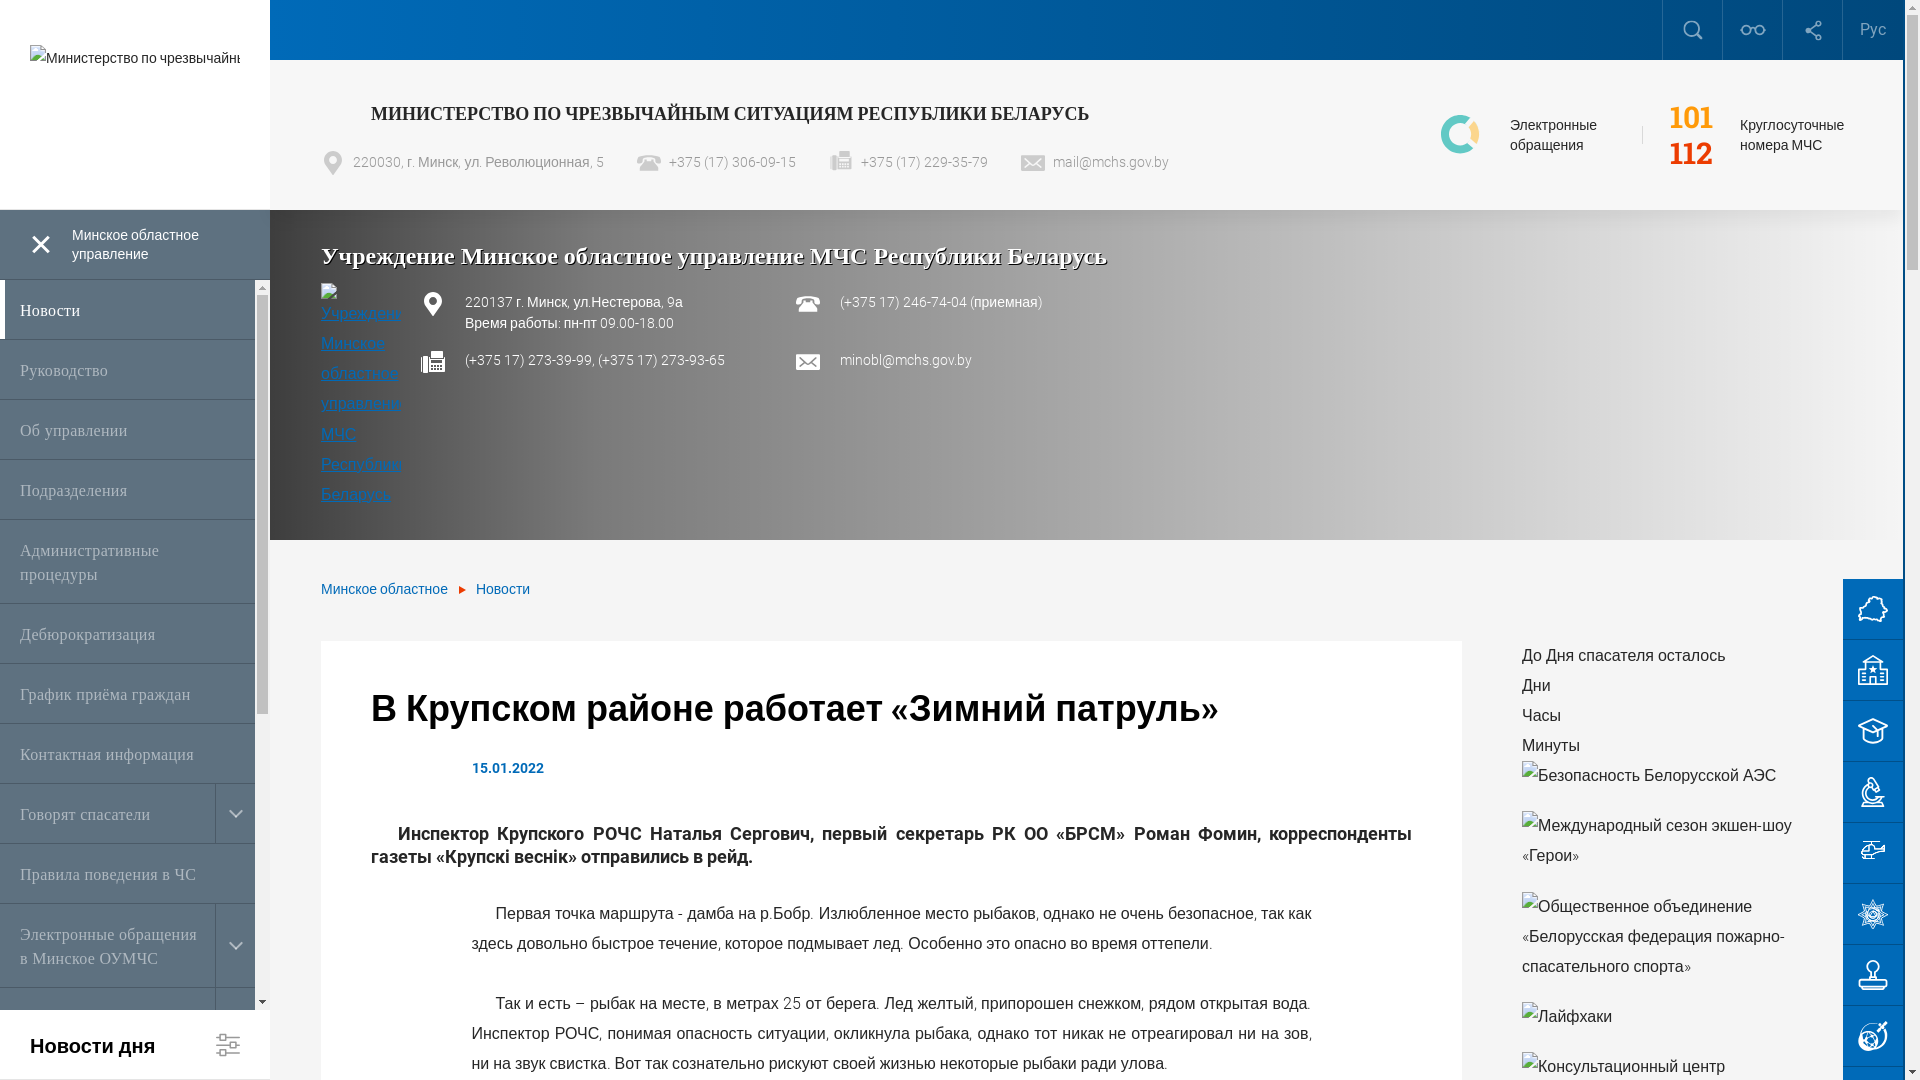  Describe the element at coordinates (636, 161) in the screenshot. I see `'+375 (17) 306-09-15'` at that location.